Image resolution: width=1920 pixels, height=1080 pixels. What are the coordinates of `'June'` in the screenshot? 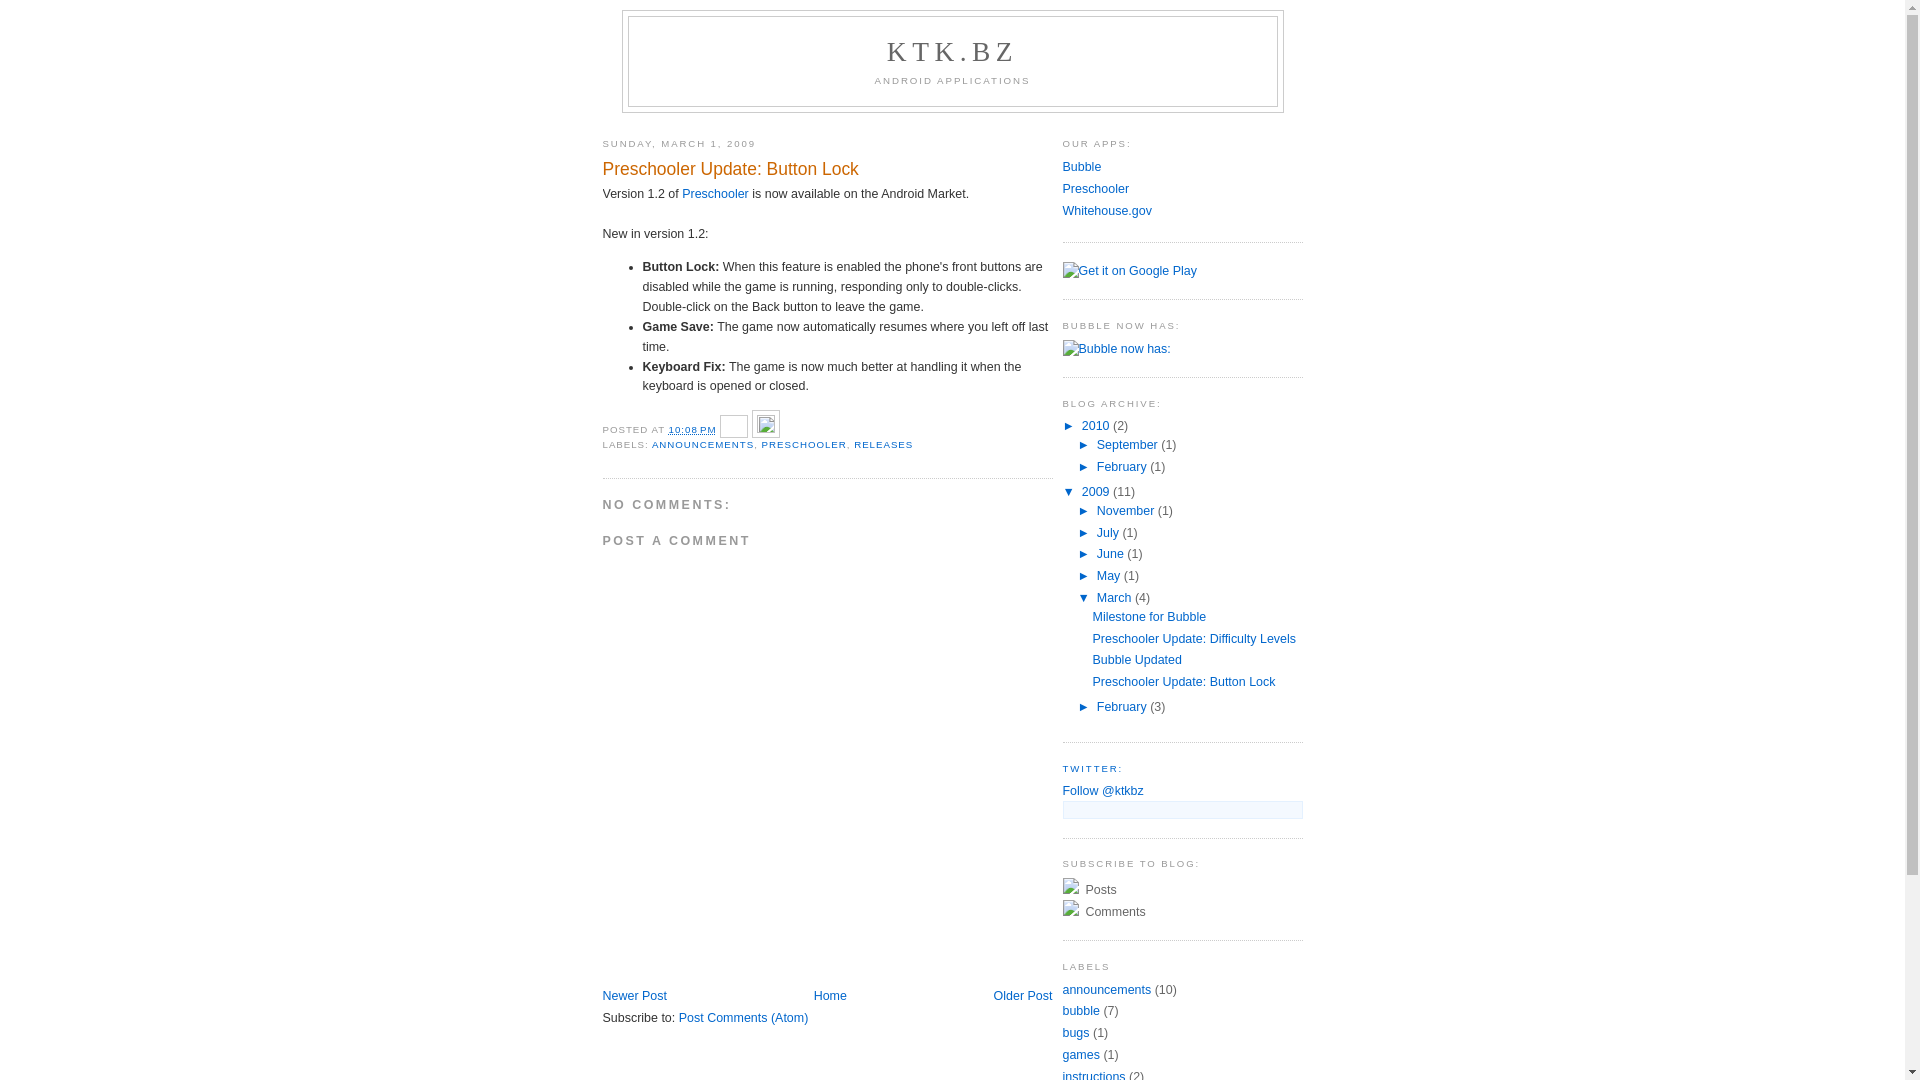 It's located at (1111, 554).